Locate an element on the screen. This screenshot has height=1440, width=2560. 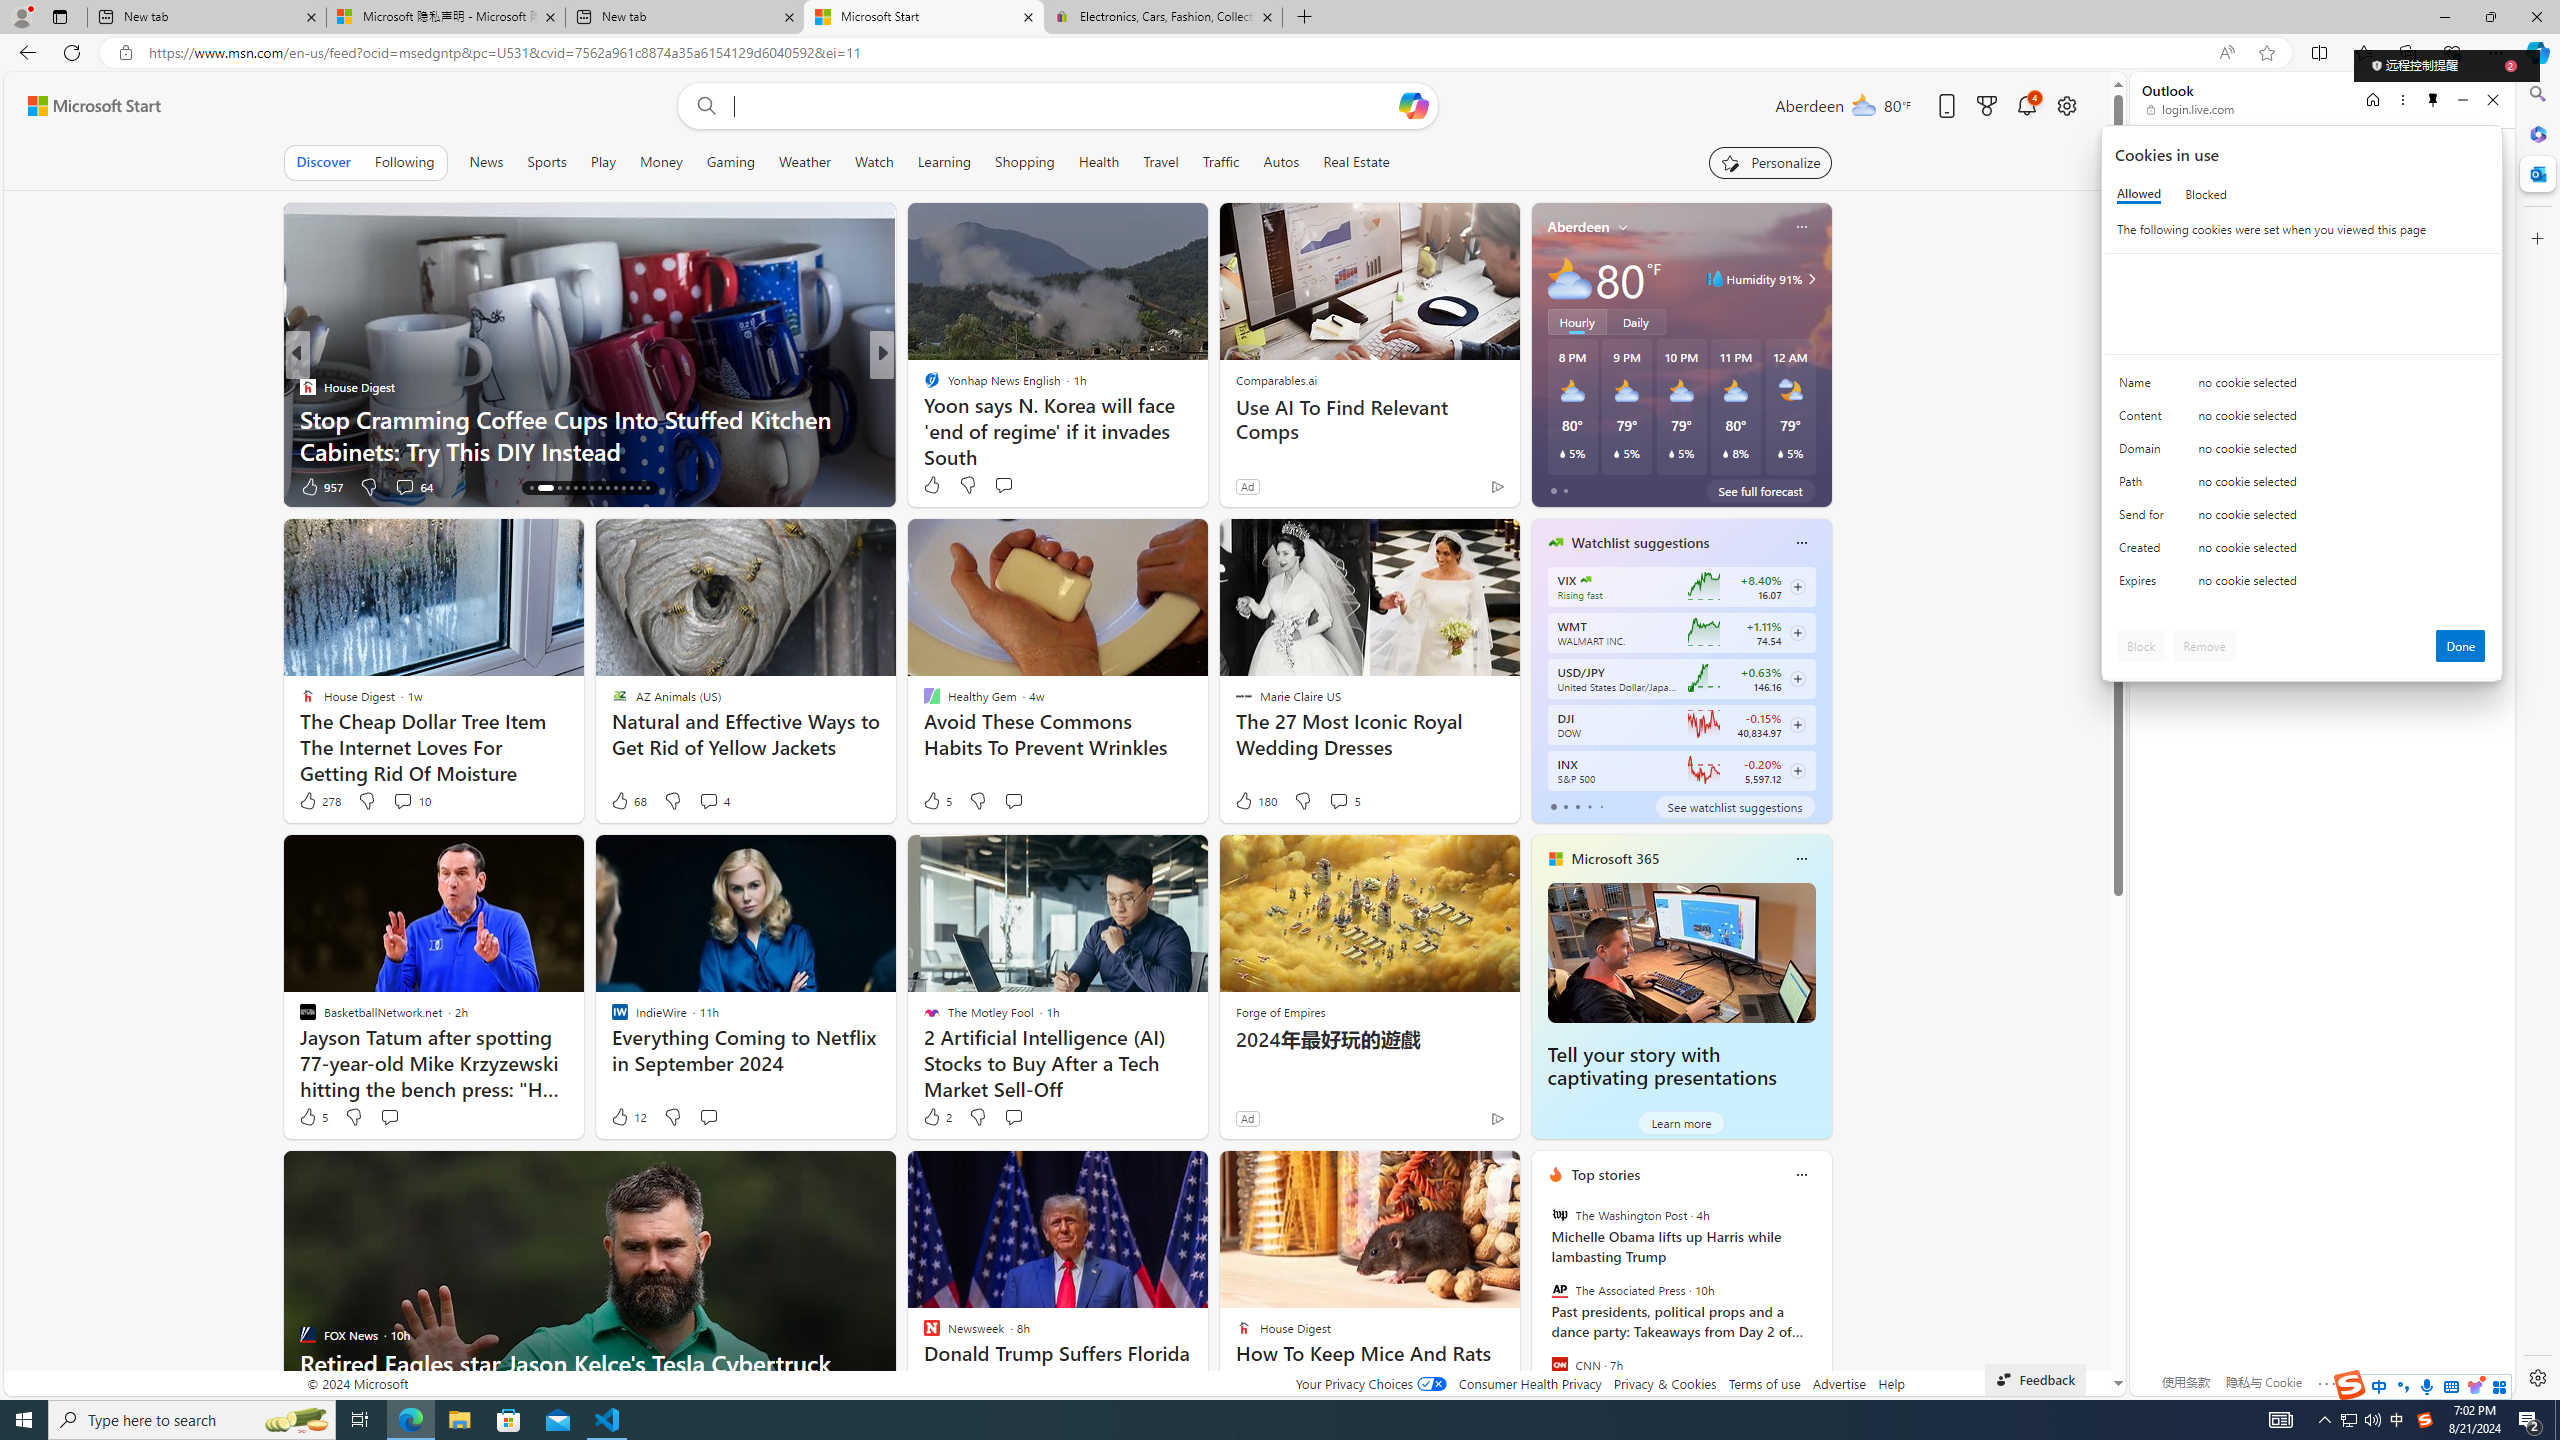
'Content' is located at coordinates (2144, 420).